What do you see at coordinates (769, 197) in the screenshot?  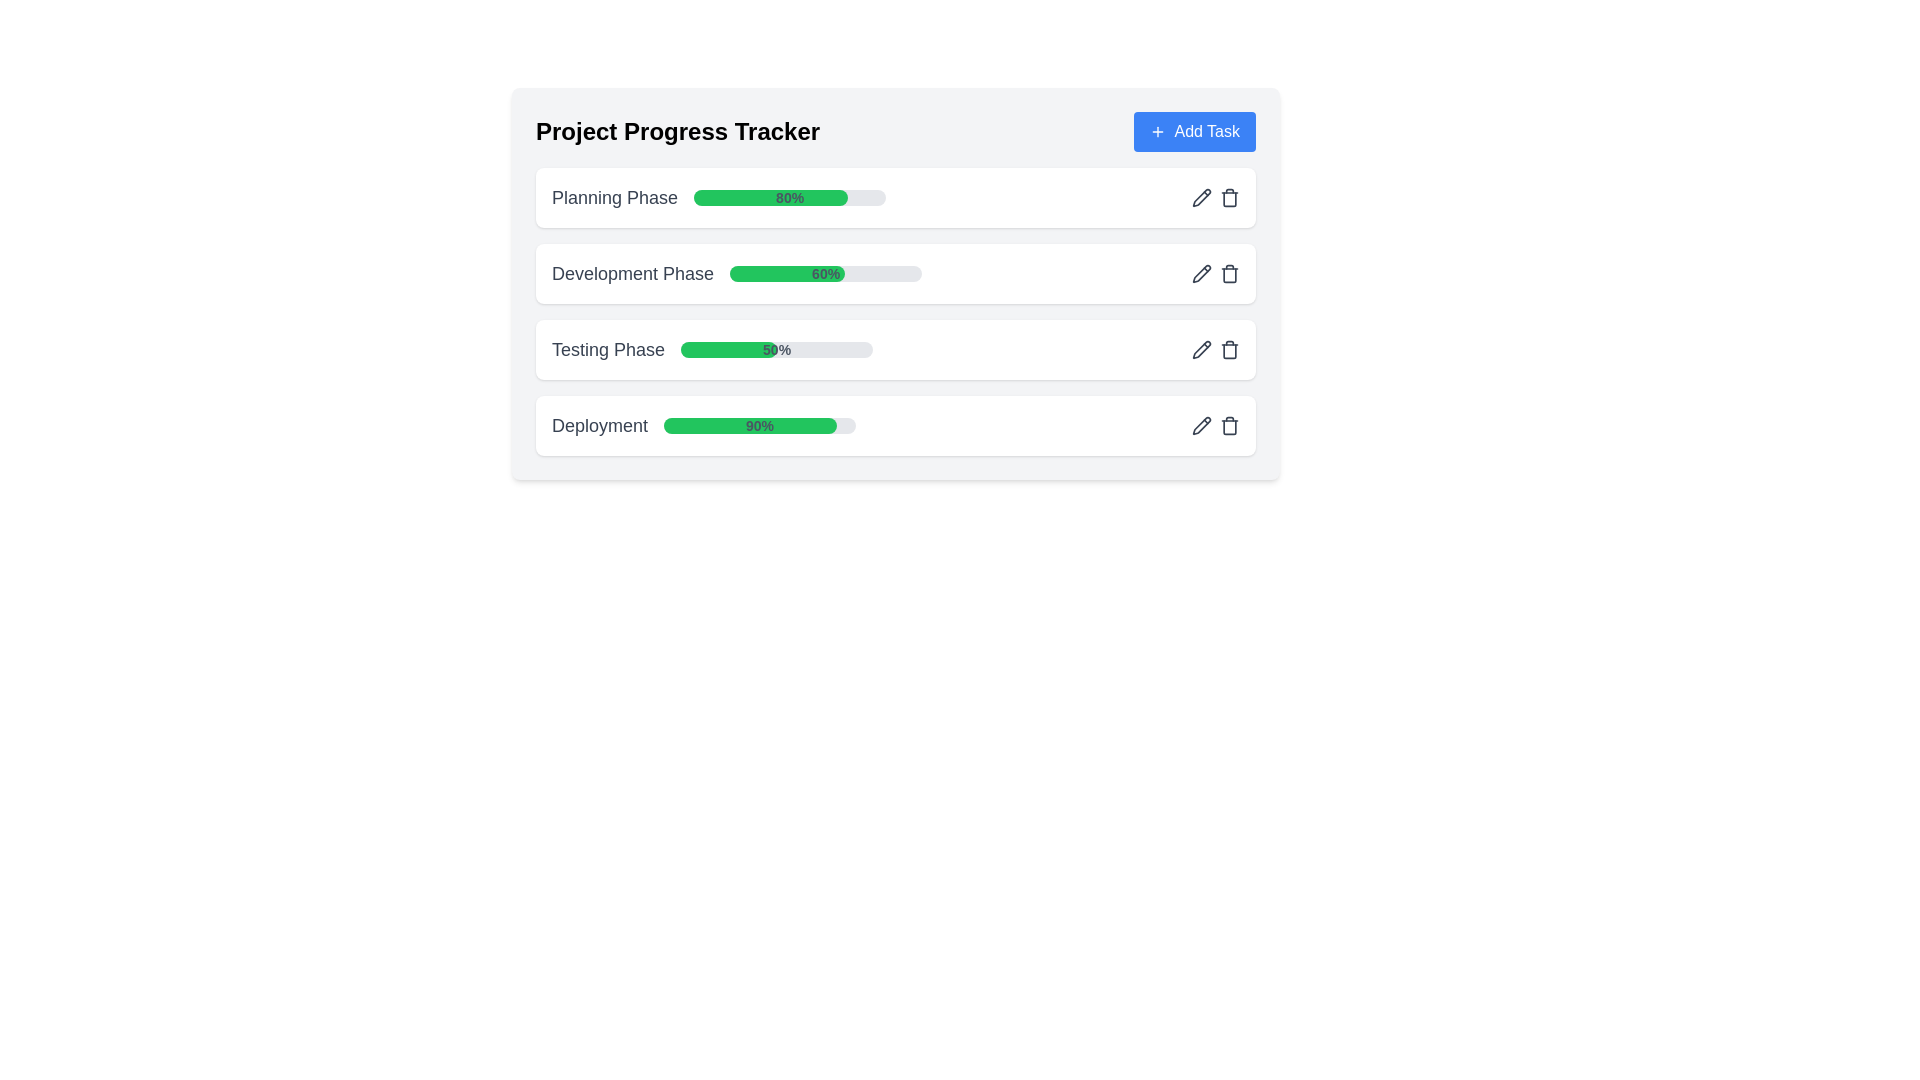 I see `the green progress bar indicating 80% completion for the 'Planning Phase' task in the project progress tracker` at bounding box center [769, 197].